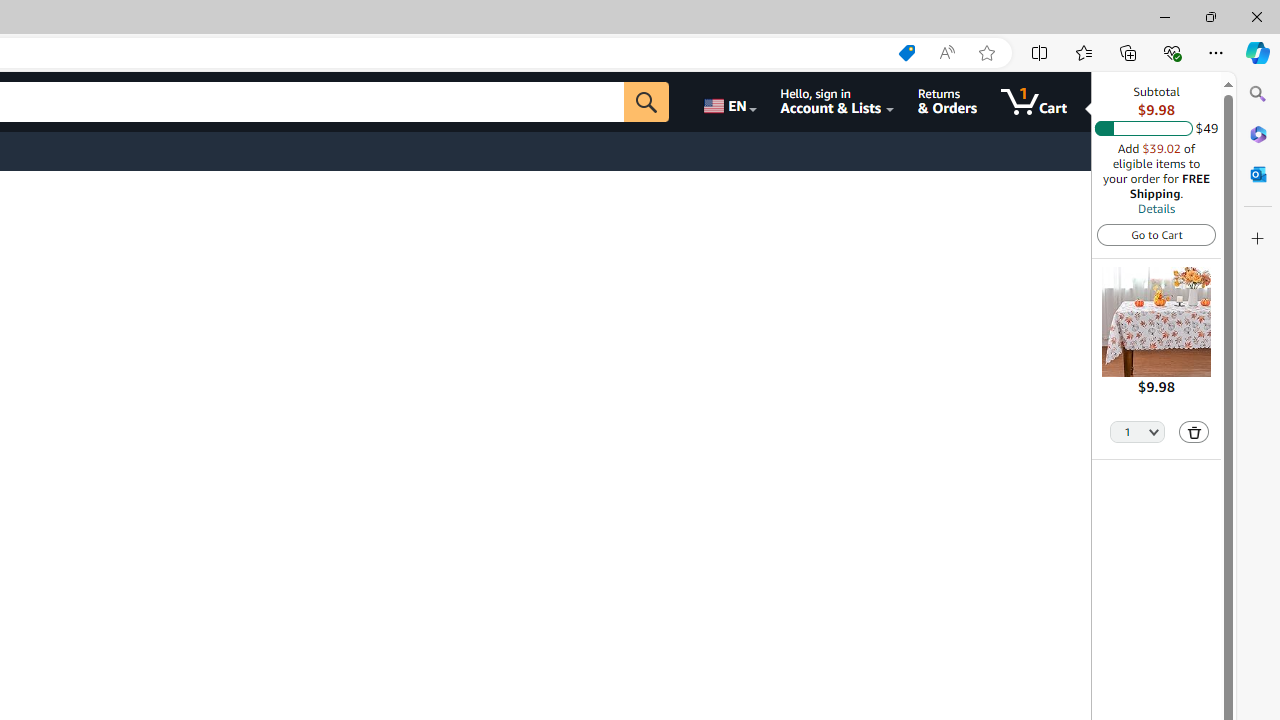 Image resolution: width=1280 pixels, height=720 pixels. What do you see at coordinates (945, 52) in the screenshot?
I see `'Read aloud this page (Ctrl+Shift+U)'` at bounding box center [945, 52].